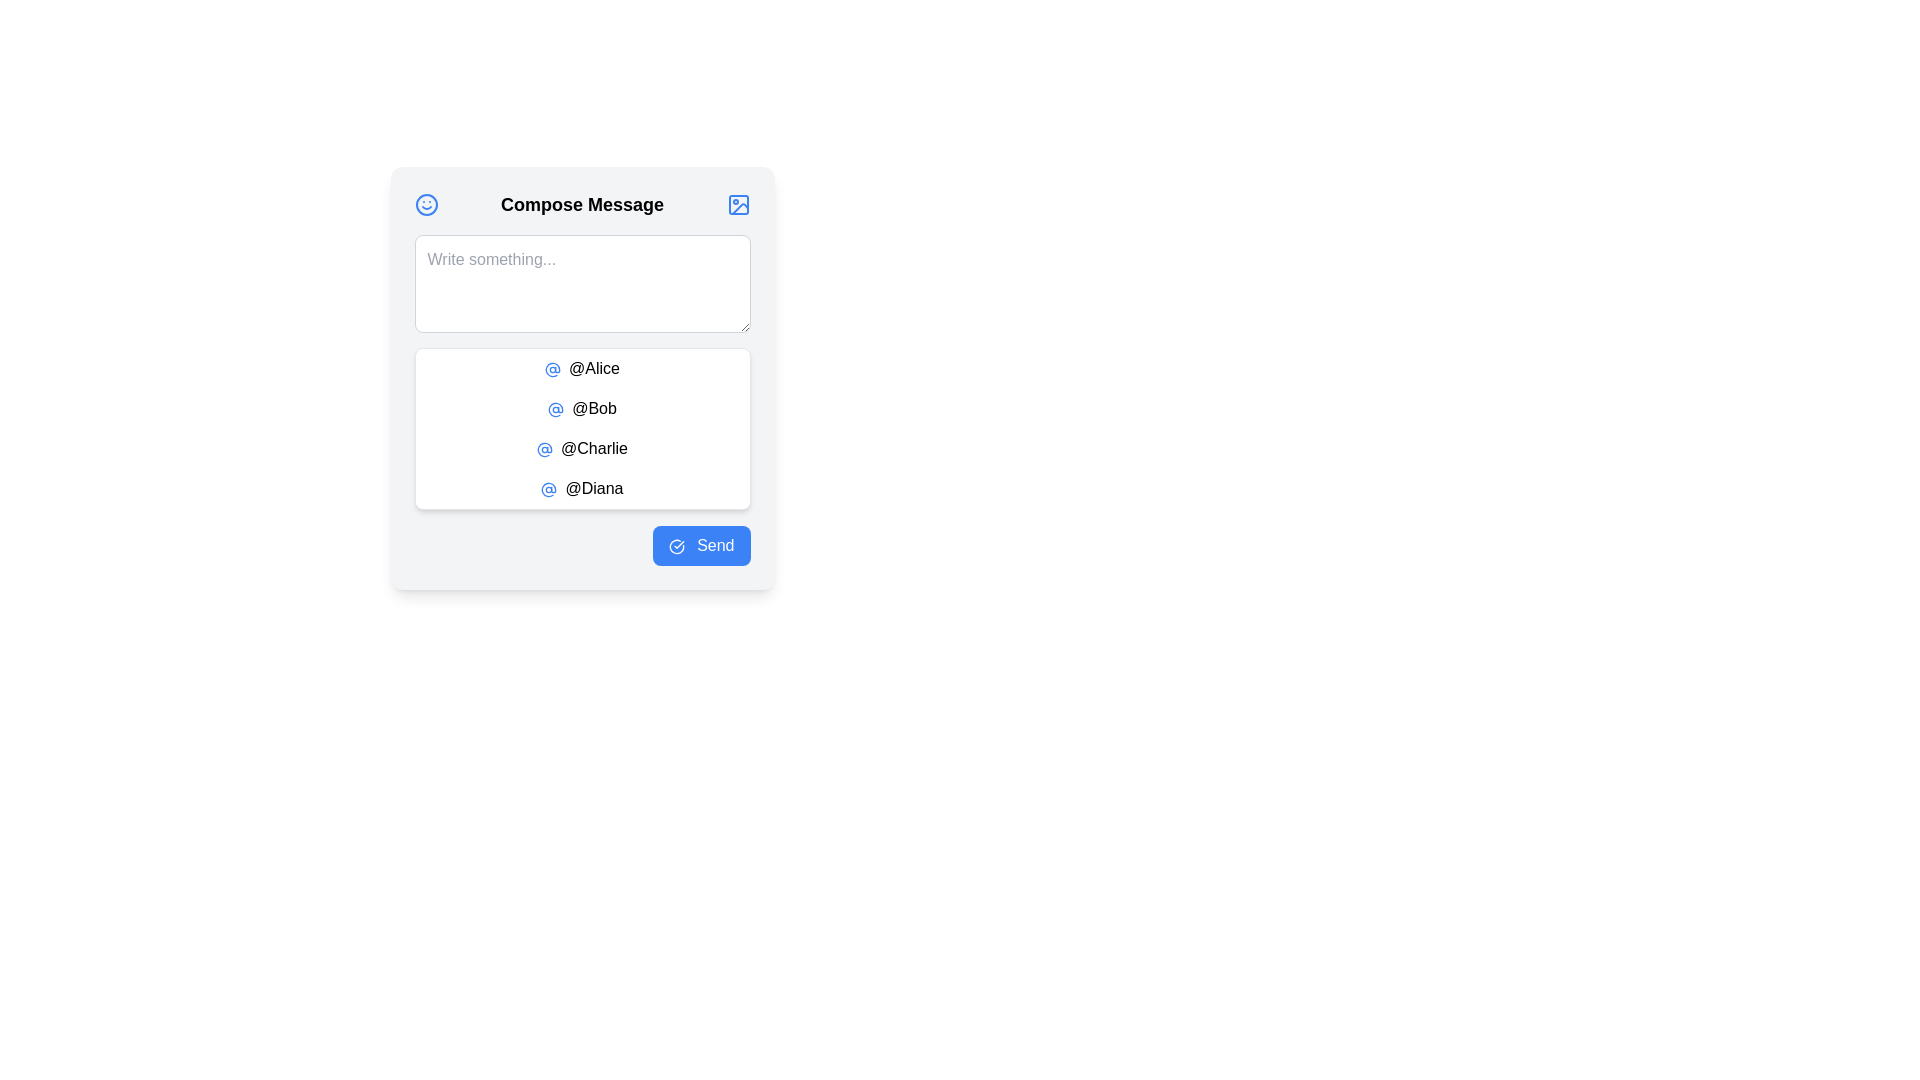  I want to click on the '@' icon associated with the username '@Charlie' in the user mention picker interface, so click(545, 448).